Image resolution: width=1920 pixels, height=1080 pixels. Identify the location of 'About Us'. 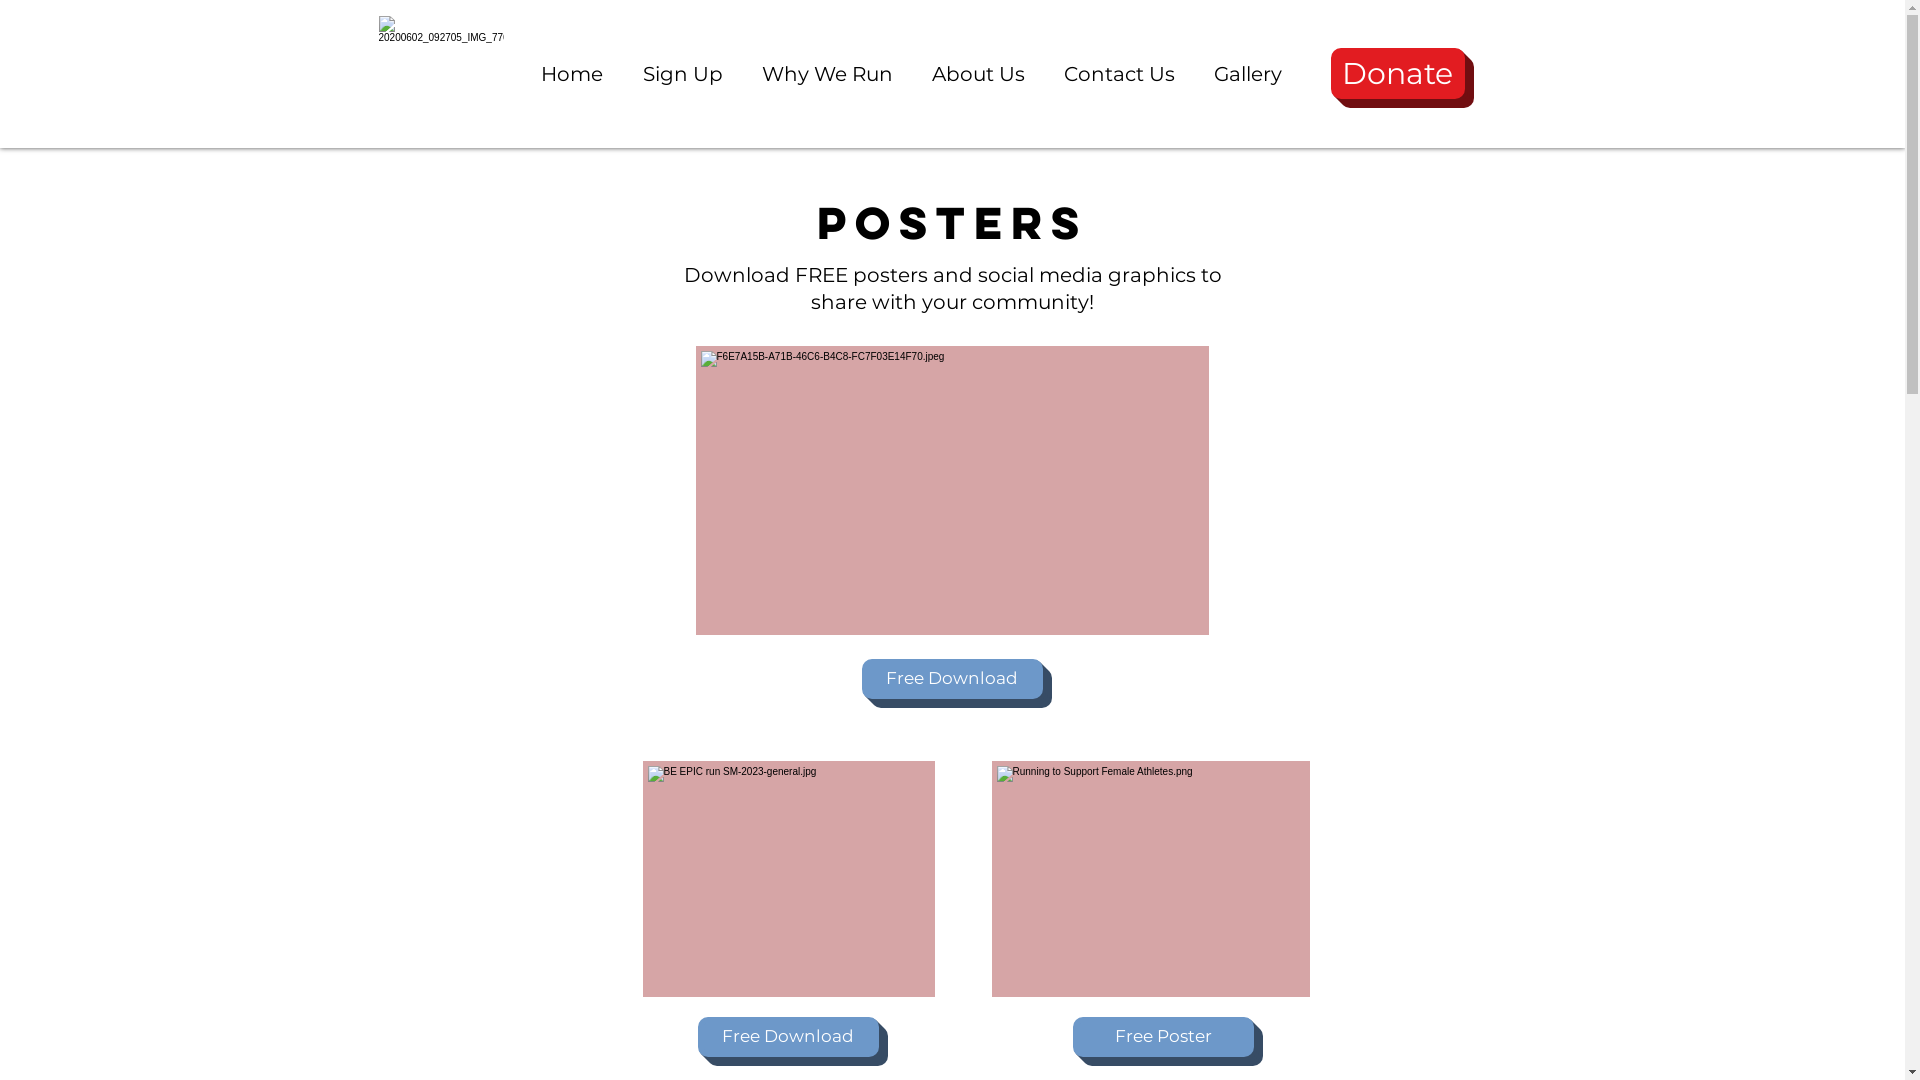
(982, 61).